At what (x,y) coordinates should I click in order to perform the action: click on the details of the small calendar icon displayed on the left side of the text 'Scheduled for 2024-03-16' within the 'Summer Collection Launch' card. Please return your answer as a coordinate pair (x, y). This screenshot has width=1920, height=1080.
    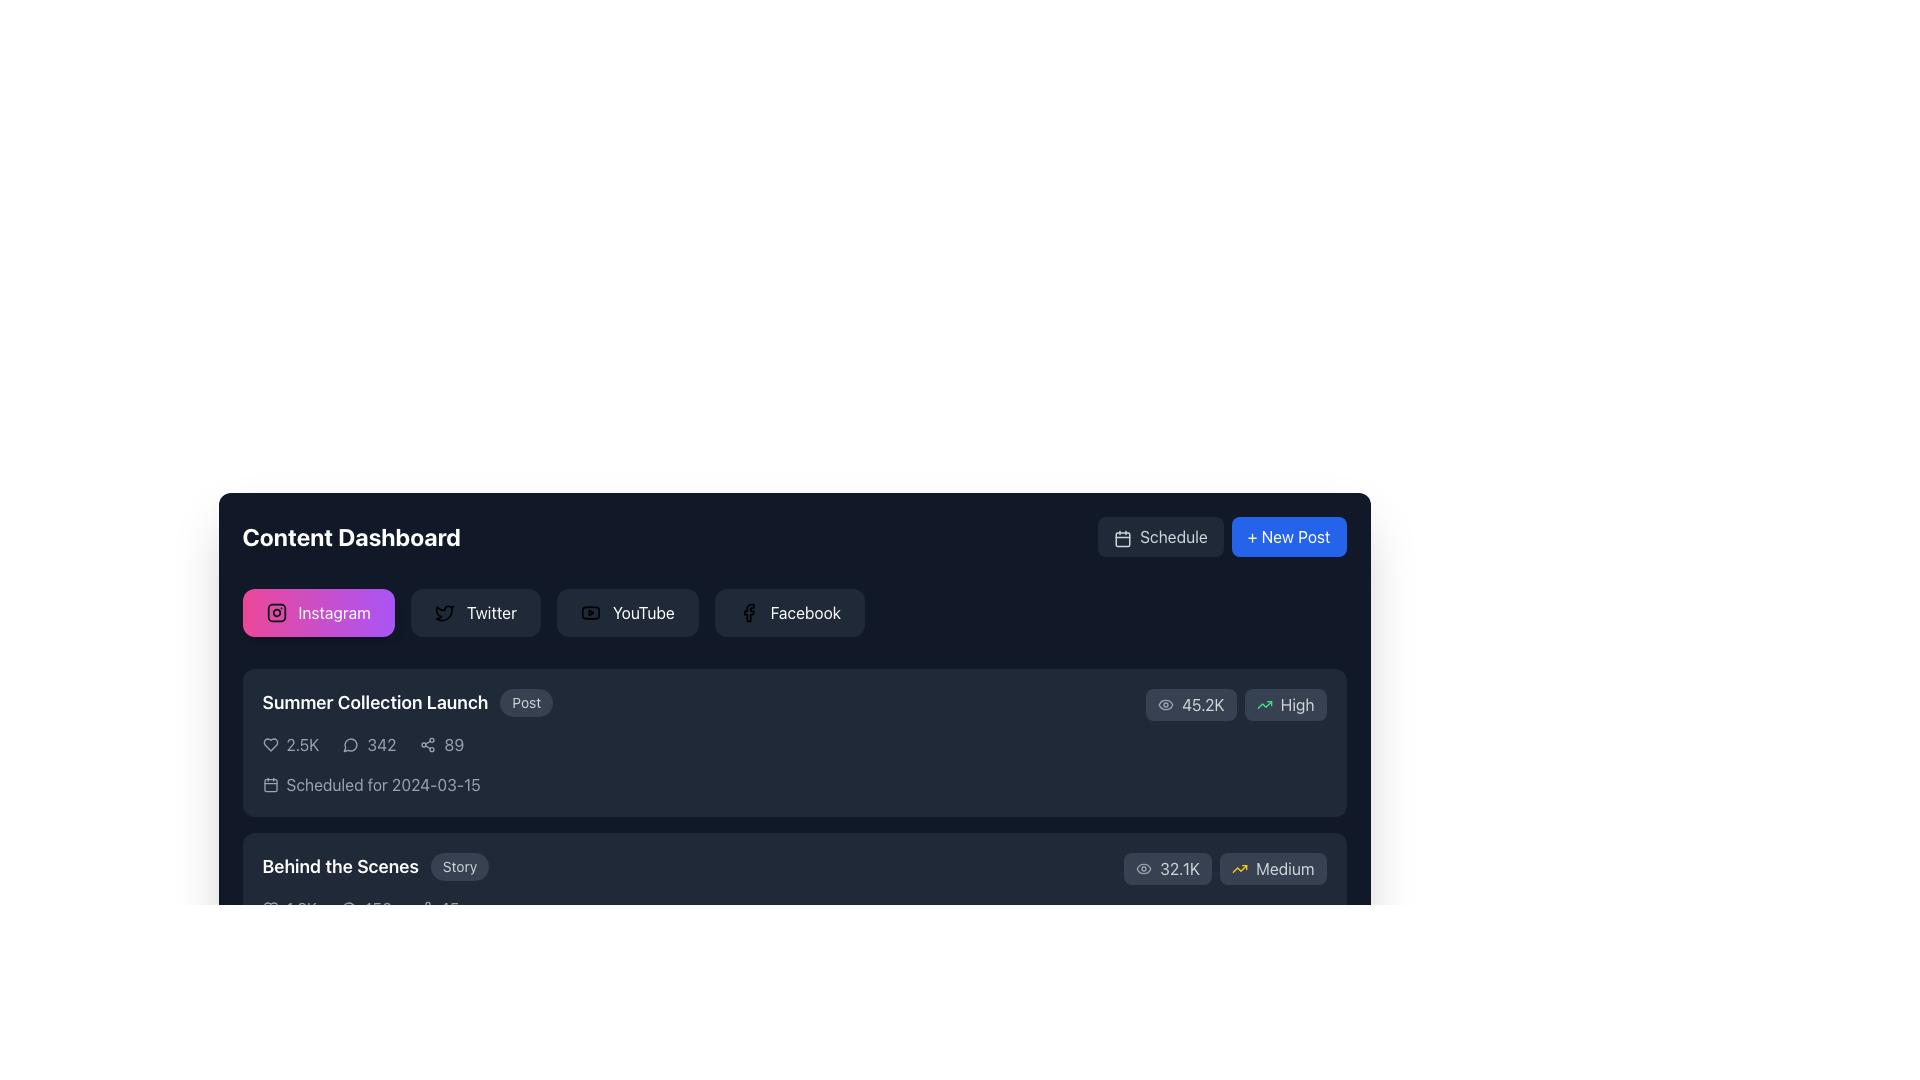
    Looking at the image, I should click on (269, 947).